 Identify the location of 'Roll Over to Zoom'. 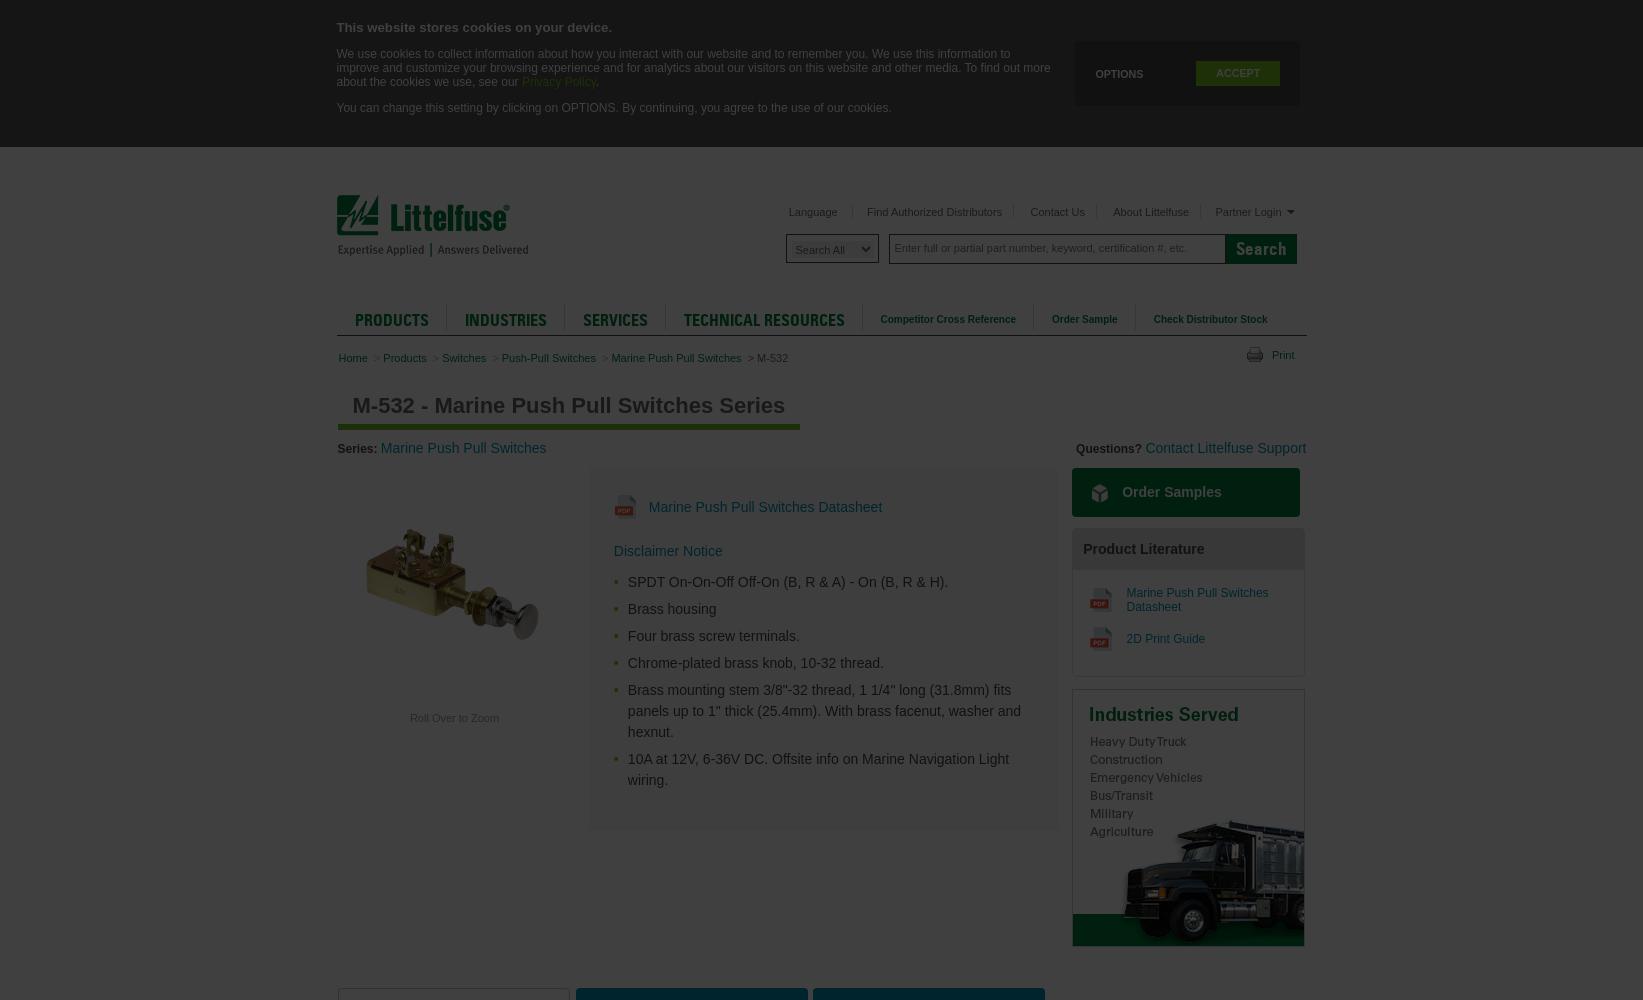
(453, 717).